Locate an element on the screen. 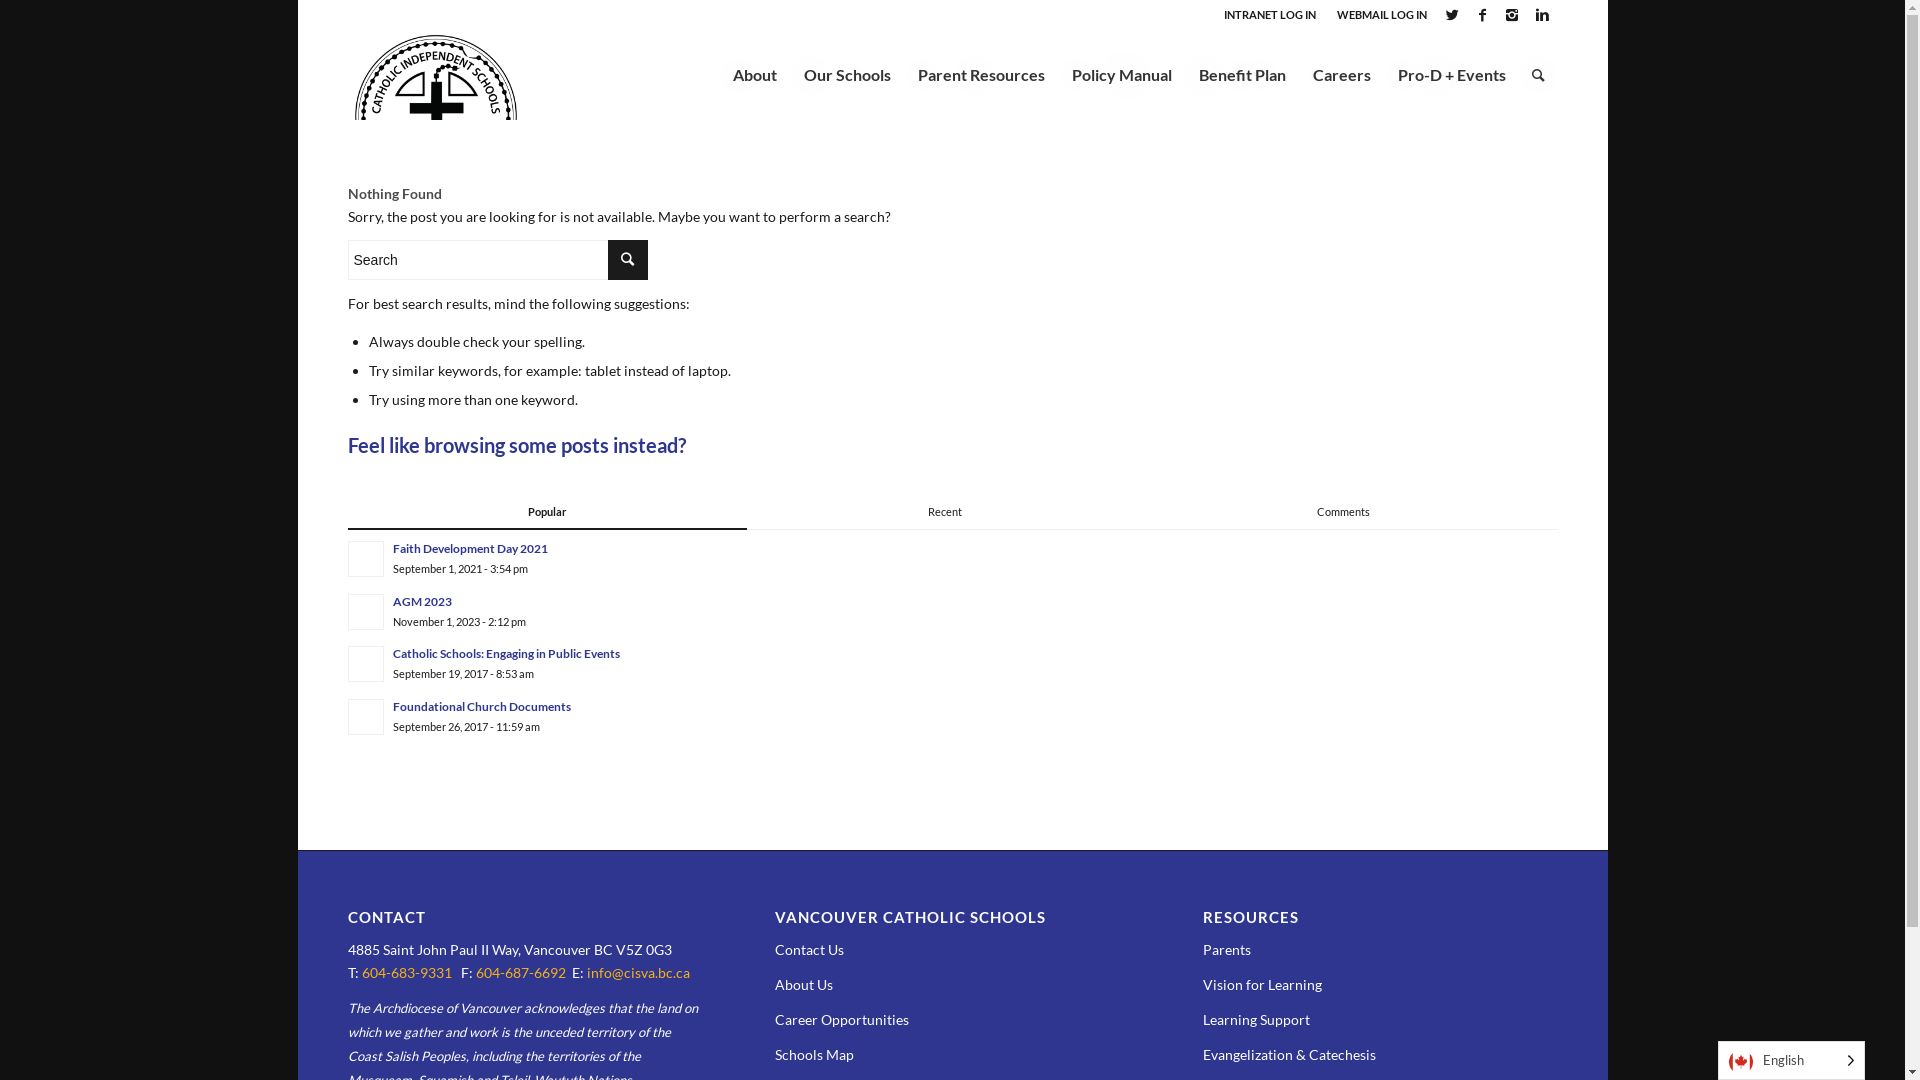 This screenshot has height=1080, width=1920. 'Parent Resources' is located at coordinates (980, 73).